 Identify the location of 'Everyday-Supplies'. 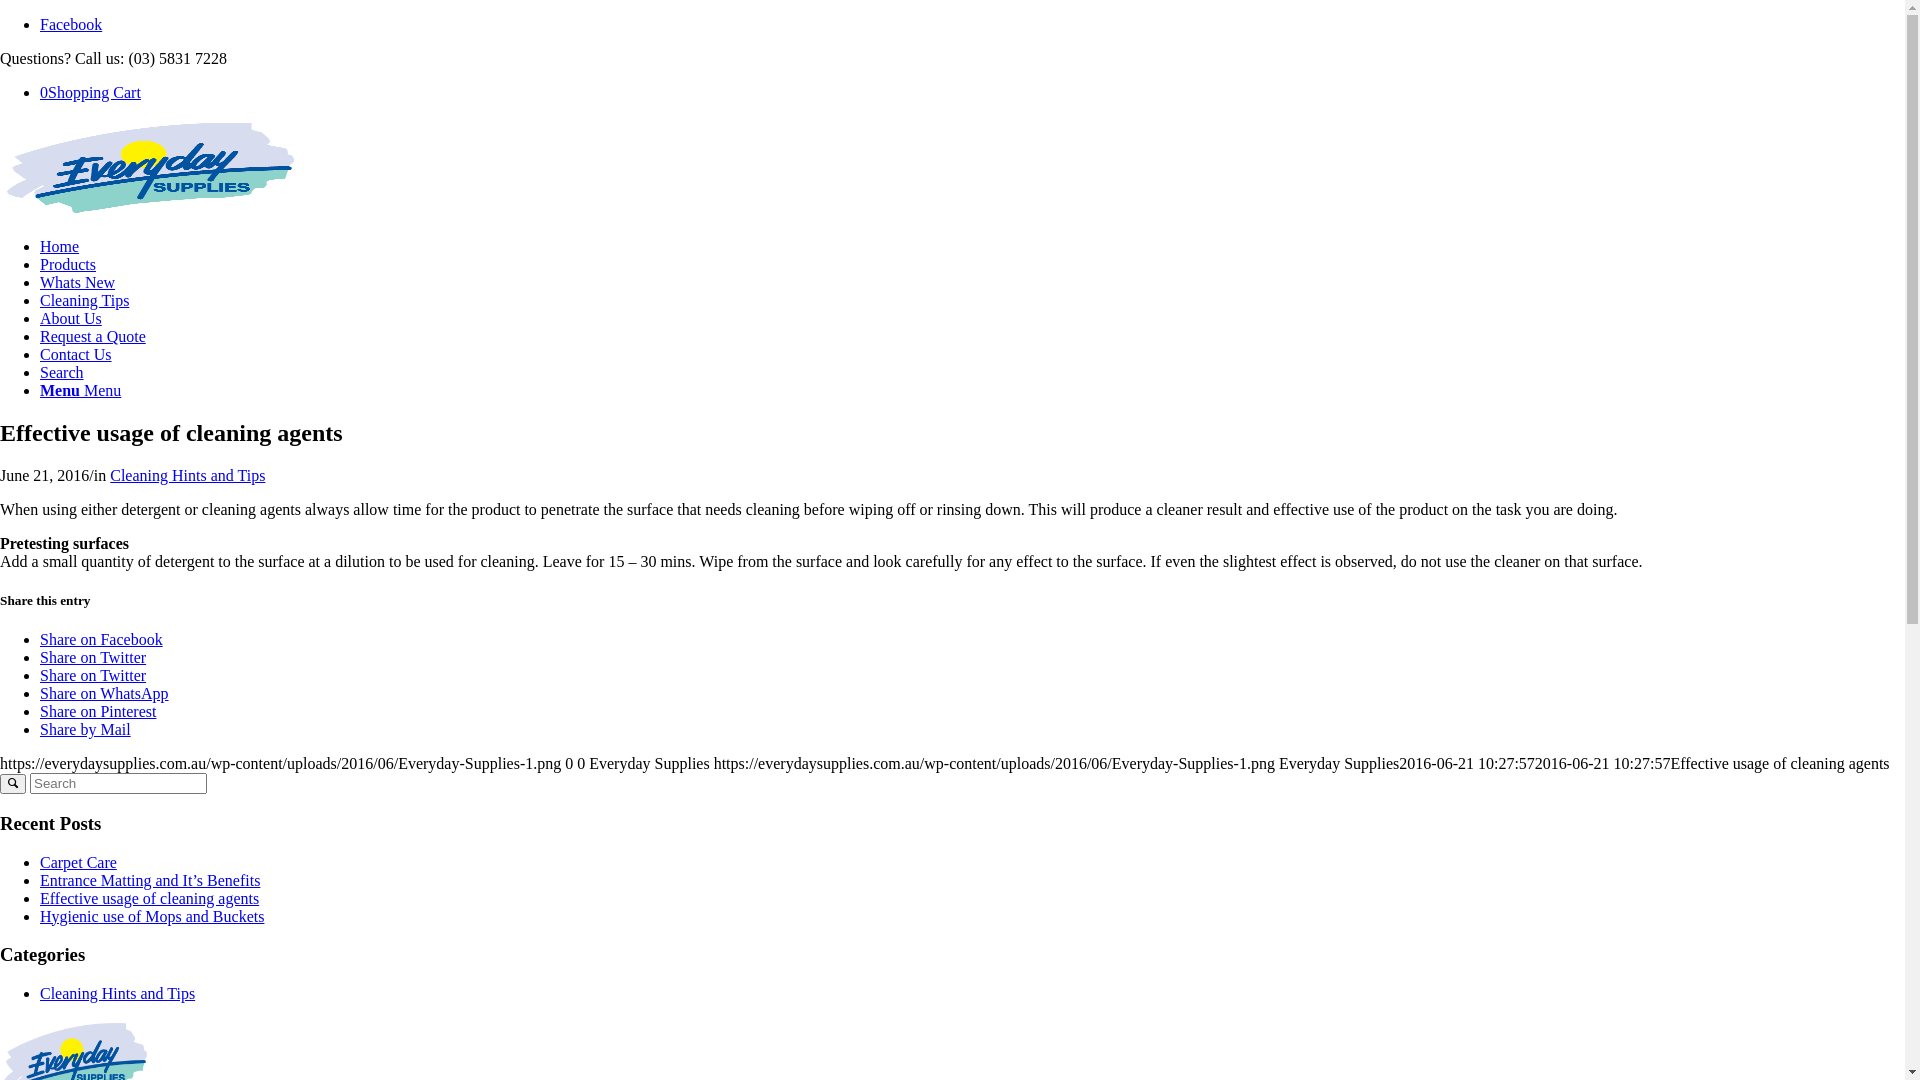
(148, 167).